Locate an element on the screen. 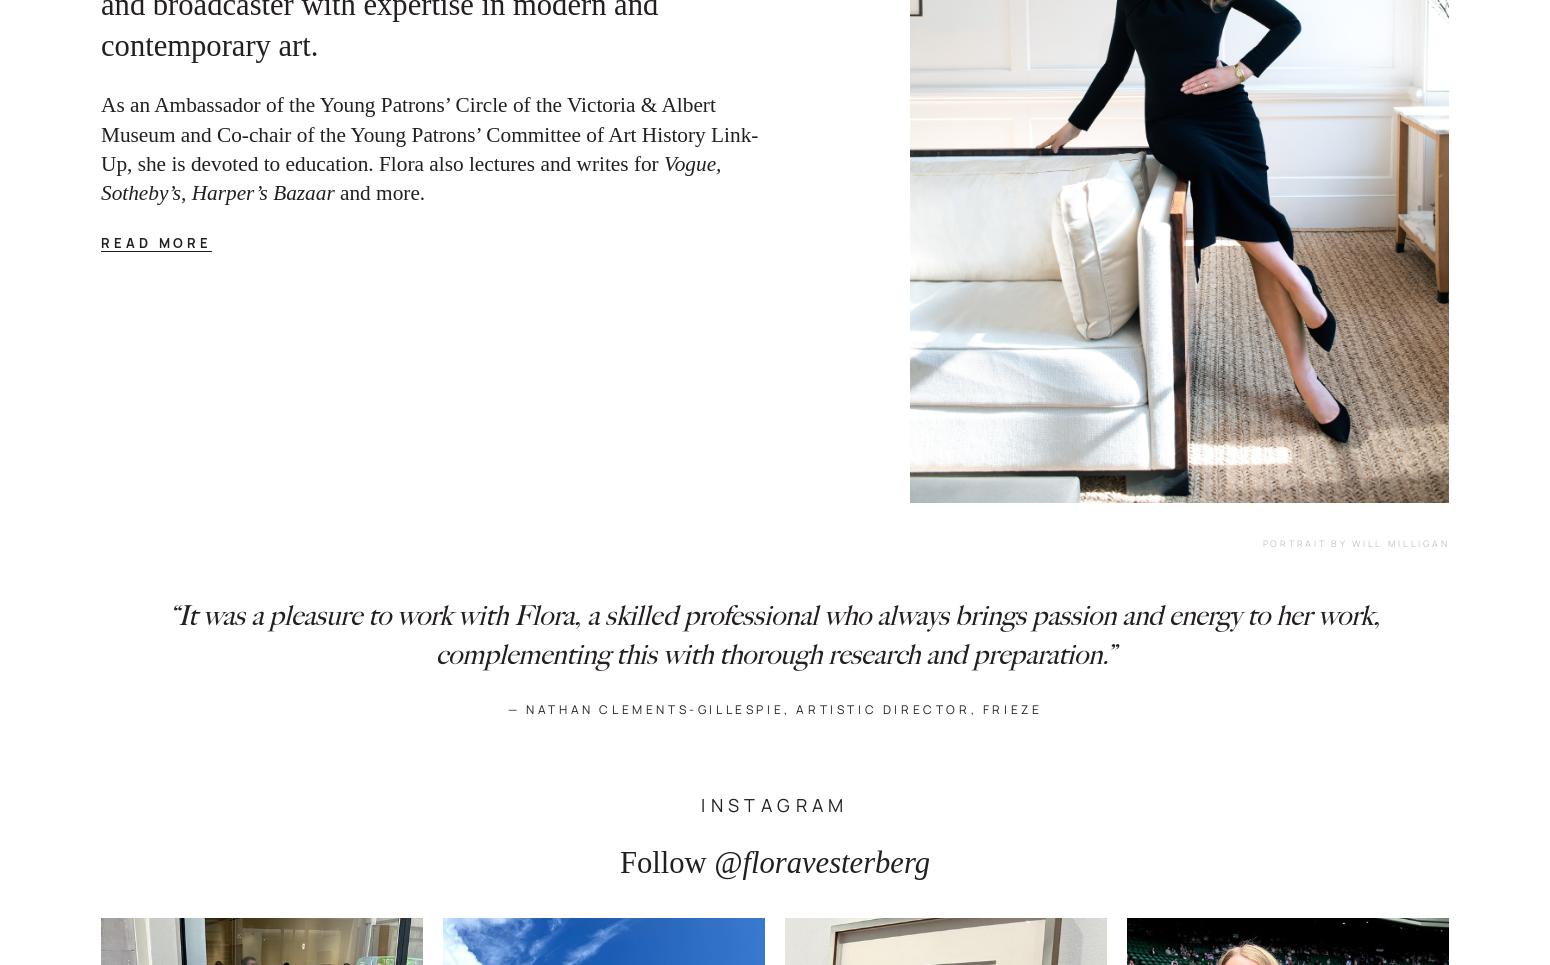  'INSTAGRAM' is located at coordinates (774, 804).